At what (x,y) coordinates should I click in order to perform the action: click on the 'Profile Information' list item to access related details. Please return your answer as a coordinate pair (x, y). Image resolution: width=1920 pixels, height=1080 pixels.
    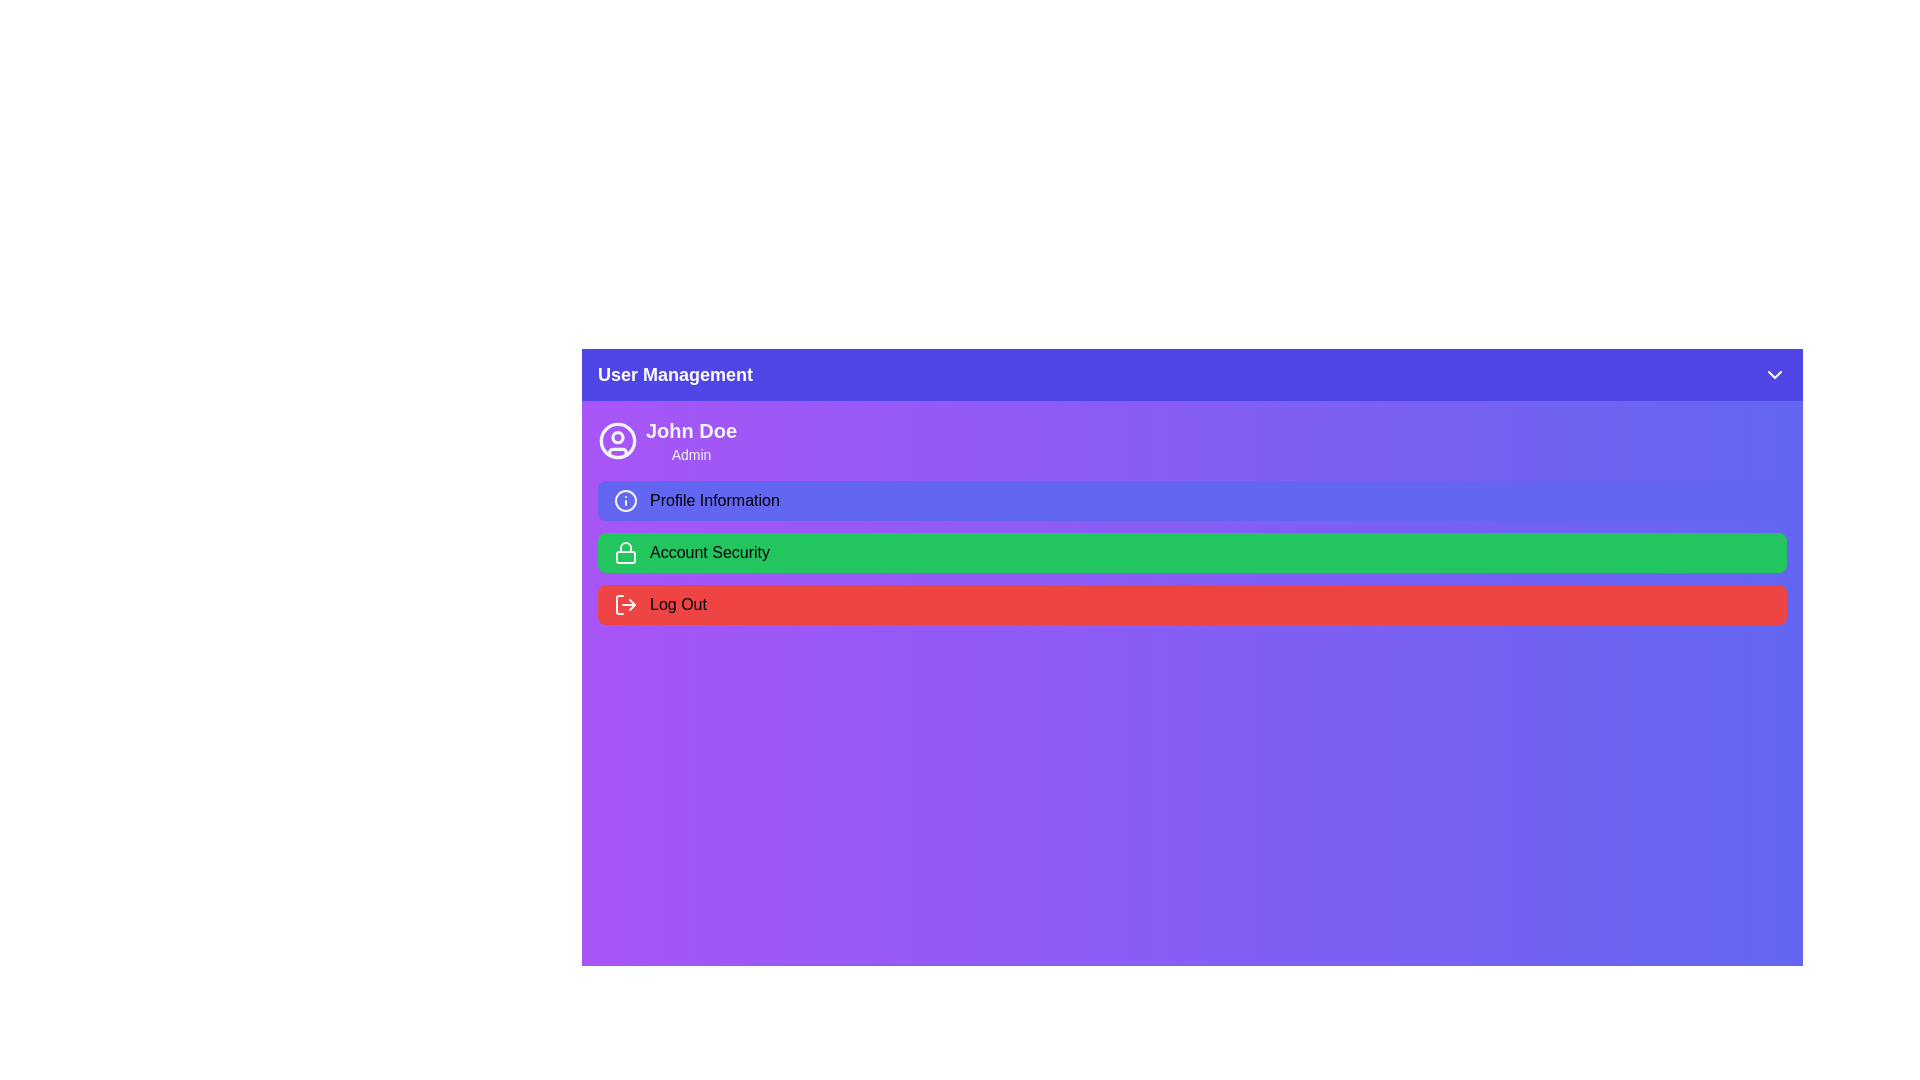
    Looking at the image, I should click on (1192, 500).